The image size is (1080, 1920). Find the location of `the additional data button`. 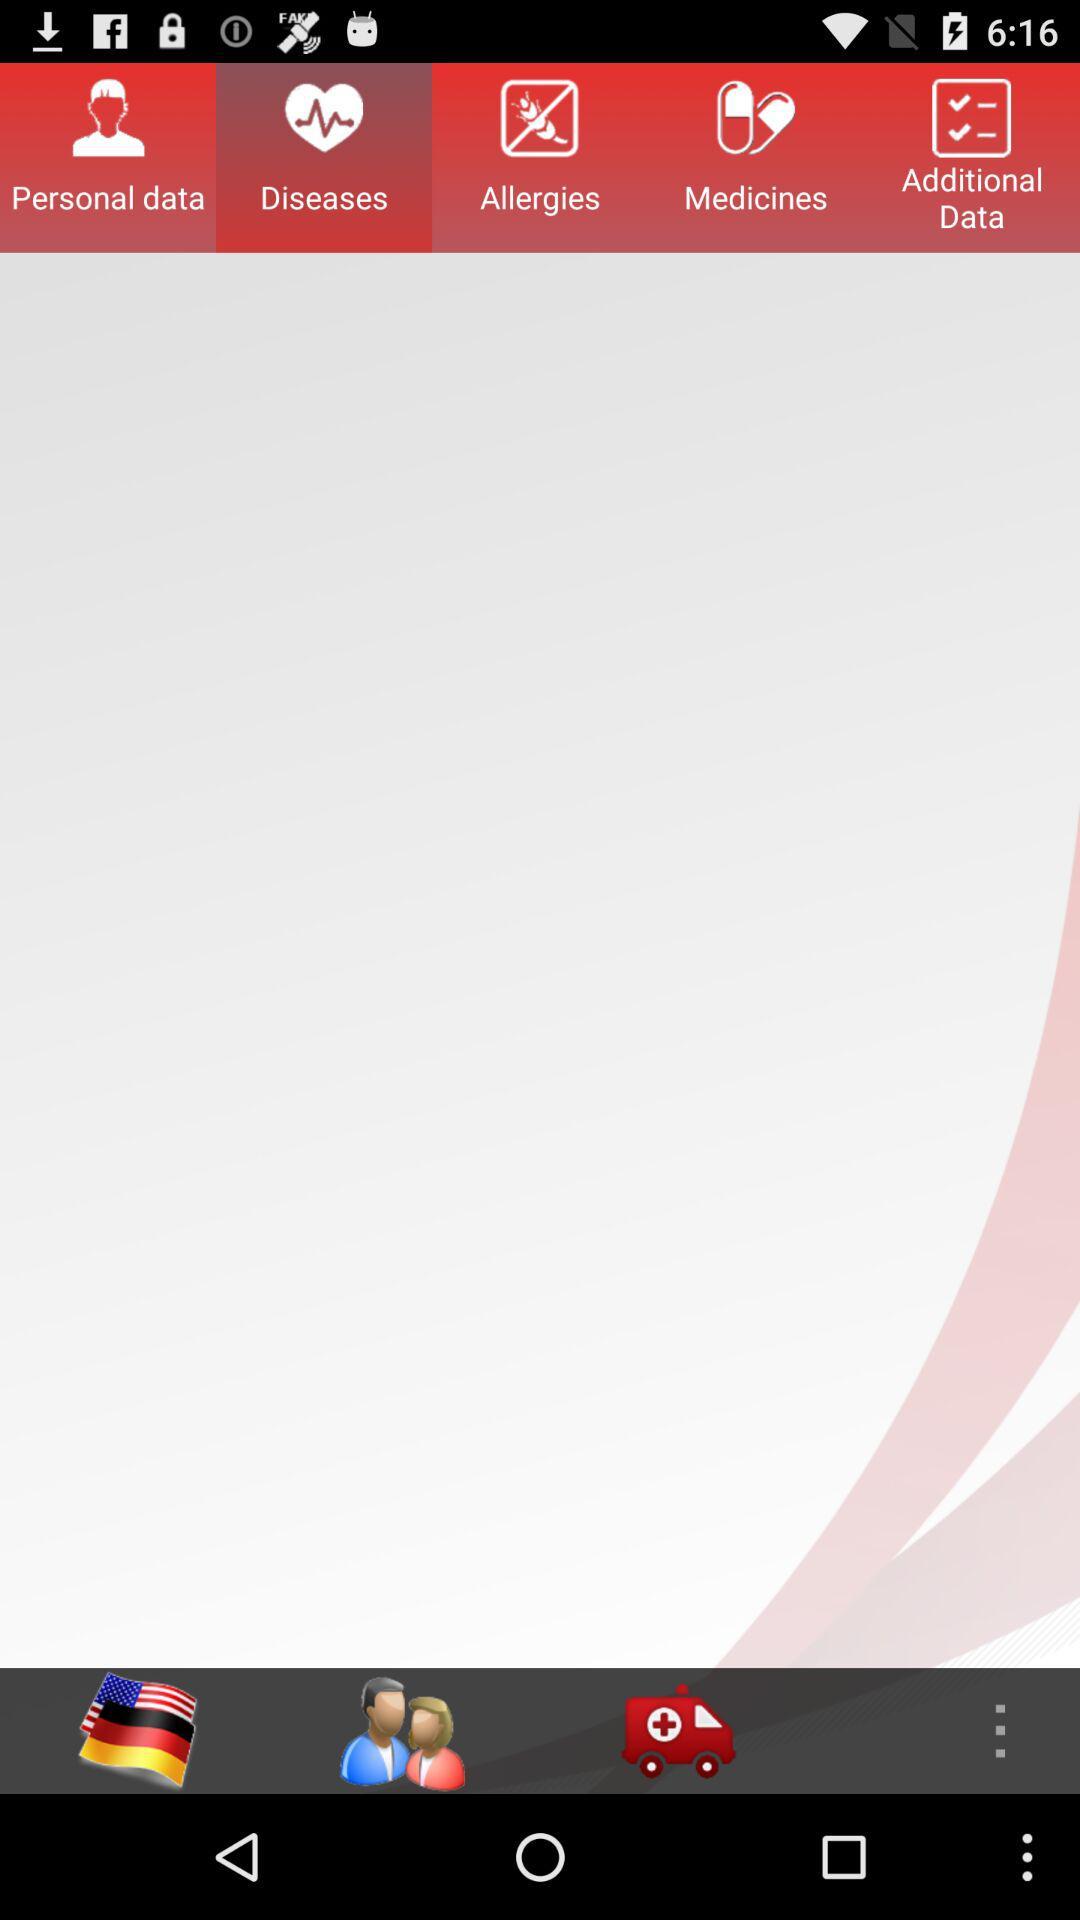

the additional data button is located at coordinates (971, 156).